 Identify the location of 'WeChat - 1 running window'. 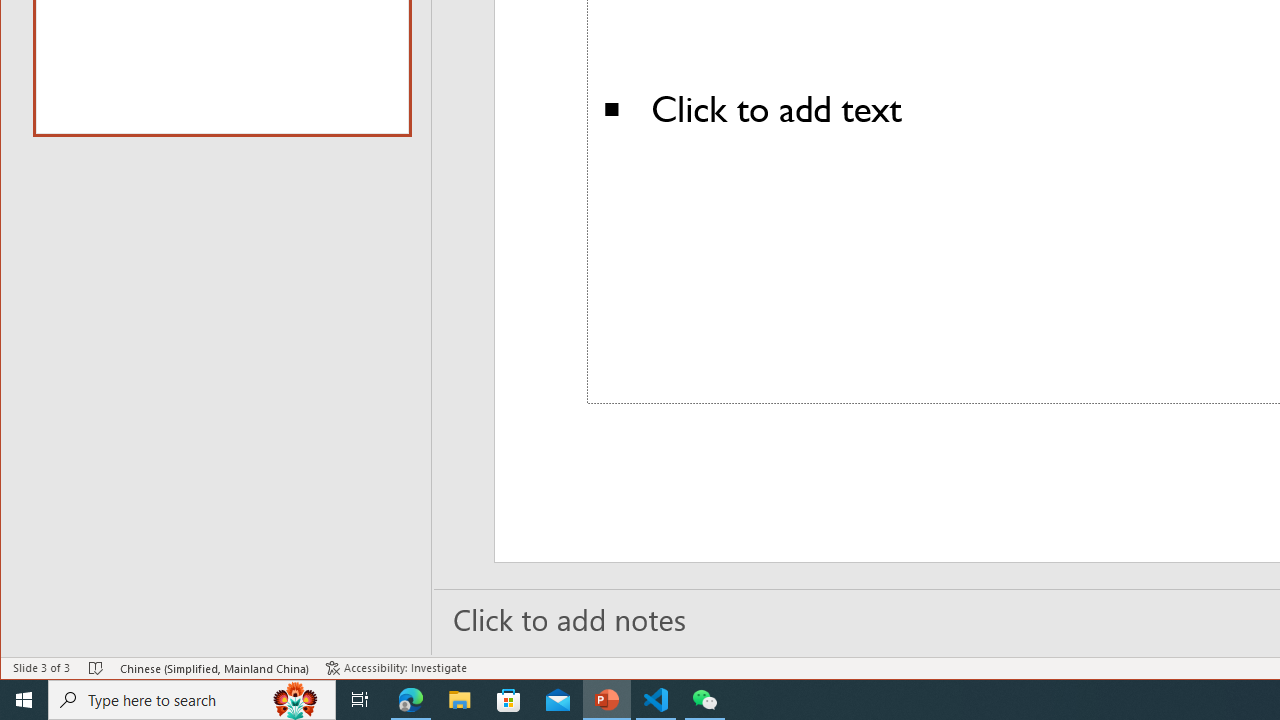
(705, 698).